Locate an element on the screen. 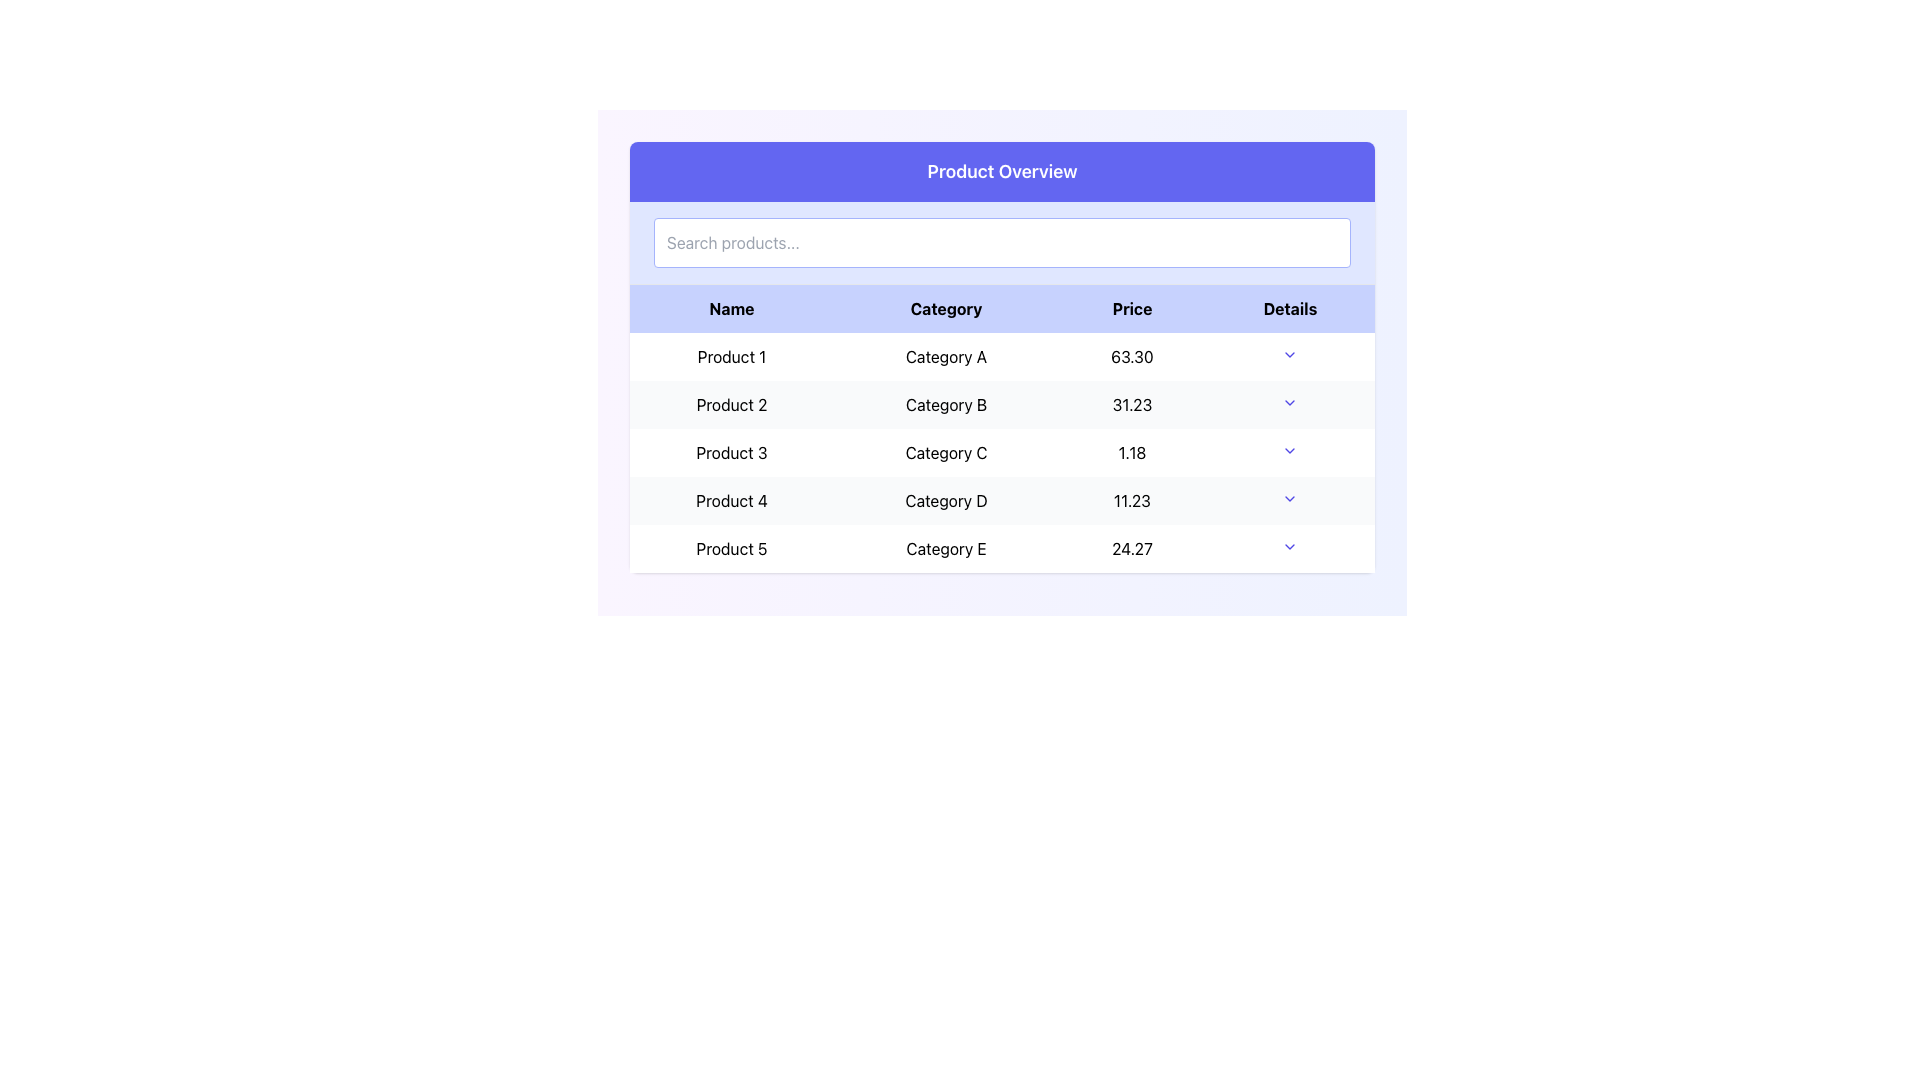 The height and width of the screenshot is (1080, 1920). the third row of the product information table which displays the name, category, and price details is located at coordinates (1002, 452).